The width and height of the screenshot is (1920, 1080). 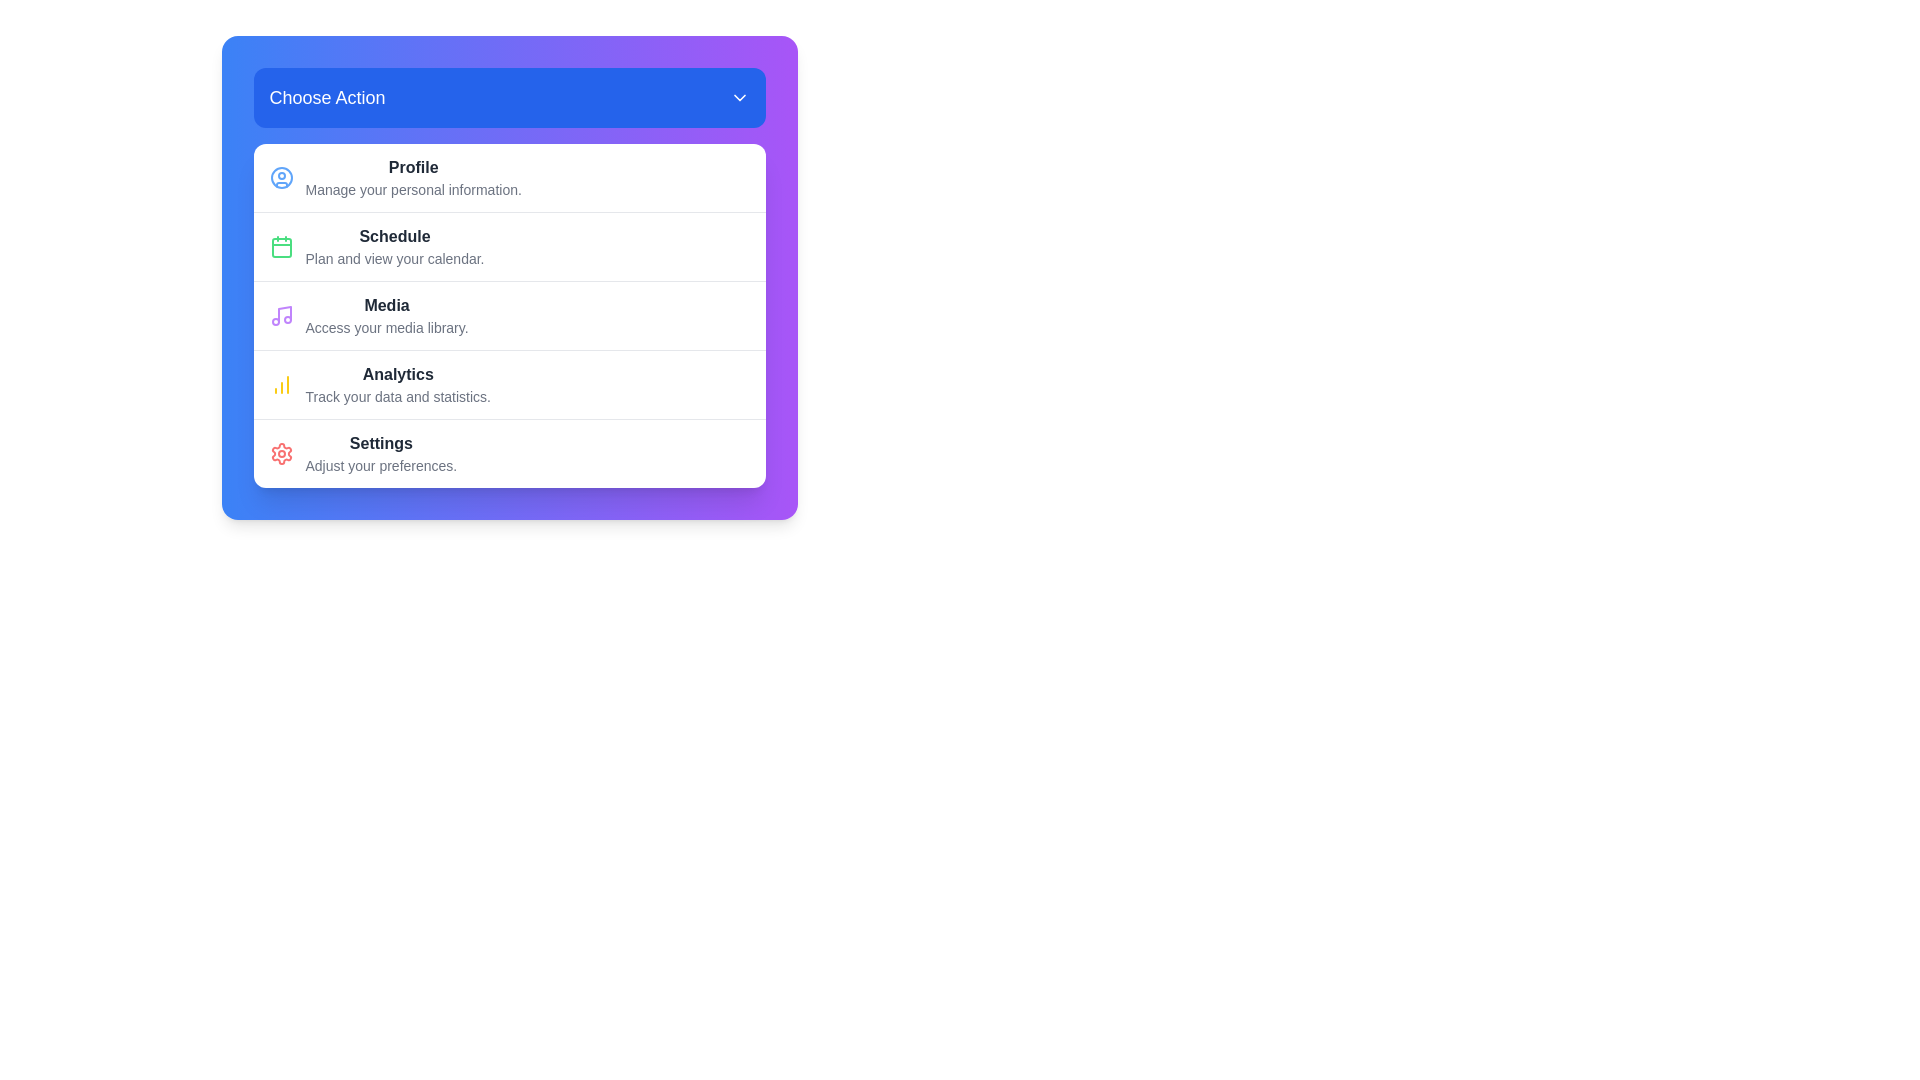 I want to click on the 'Analytics' menu item, which is the fourth item in the vertical list of options inside the 'Choose Action' box, so click(x=509, y=384).